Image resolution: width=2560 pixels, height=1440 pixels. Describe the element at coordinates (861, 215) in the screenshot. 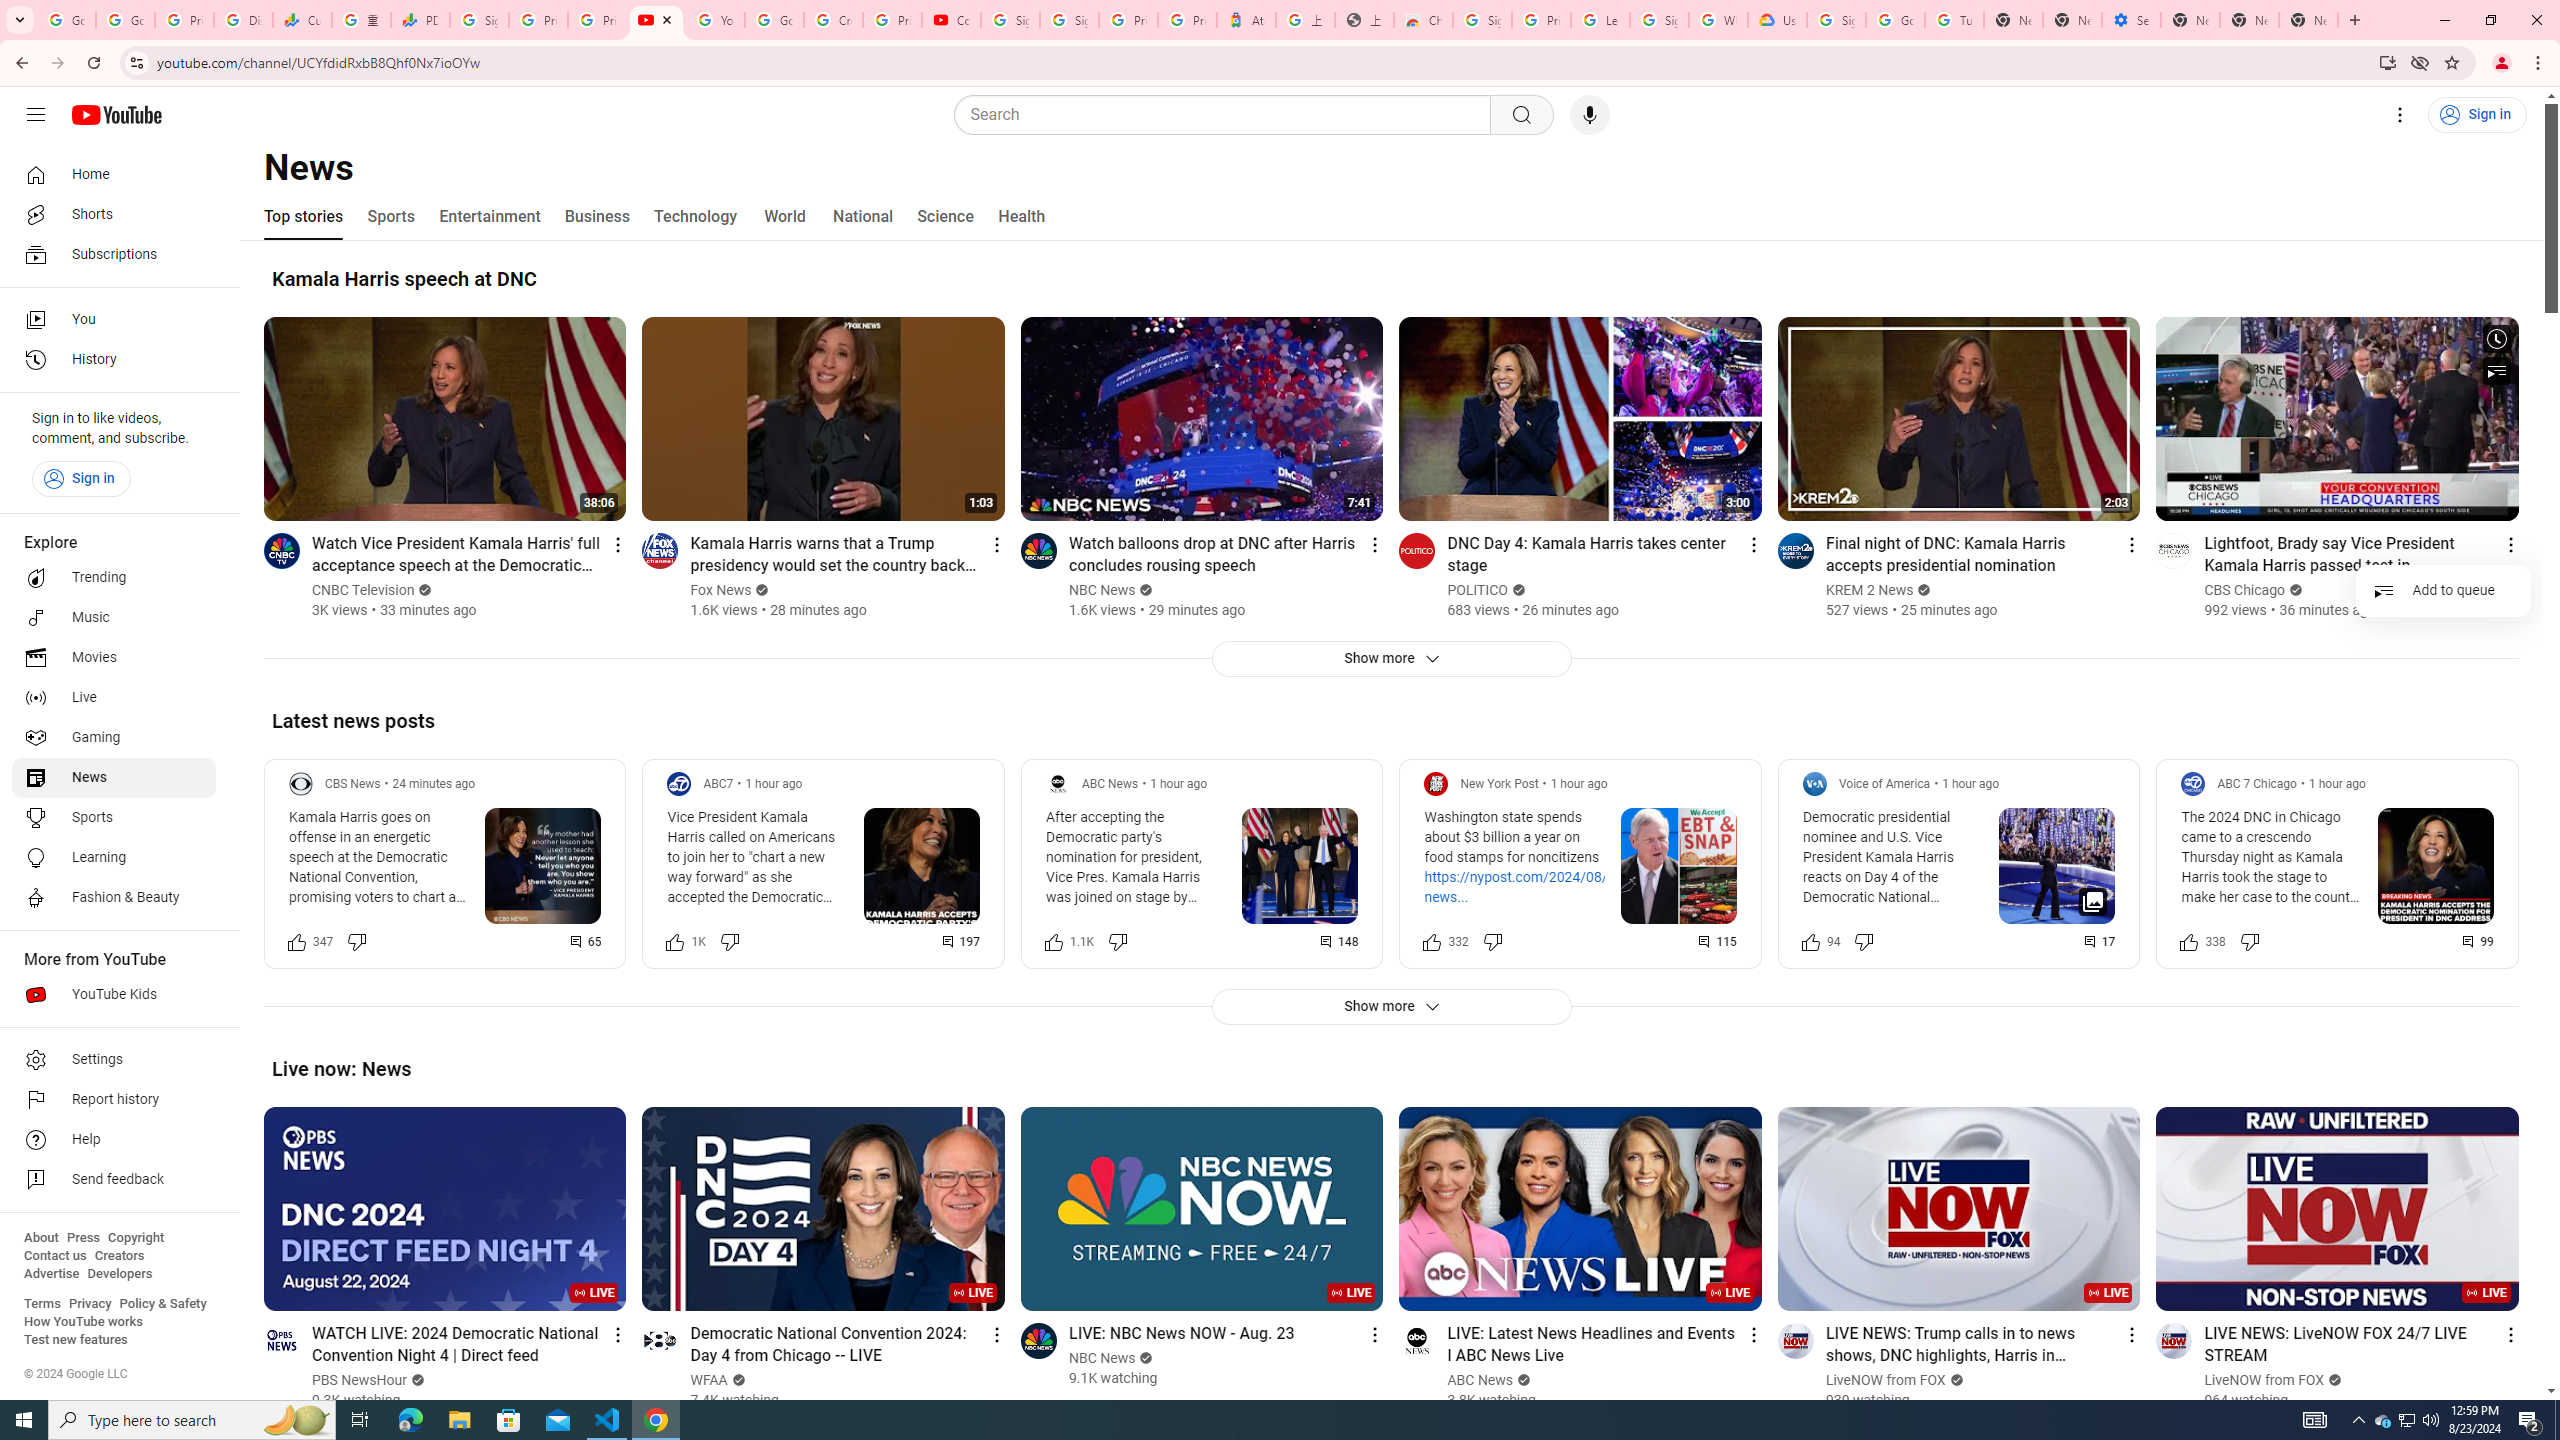

I see `'National'` at that location.